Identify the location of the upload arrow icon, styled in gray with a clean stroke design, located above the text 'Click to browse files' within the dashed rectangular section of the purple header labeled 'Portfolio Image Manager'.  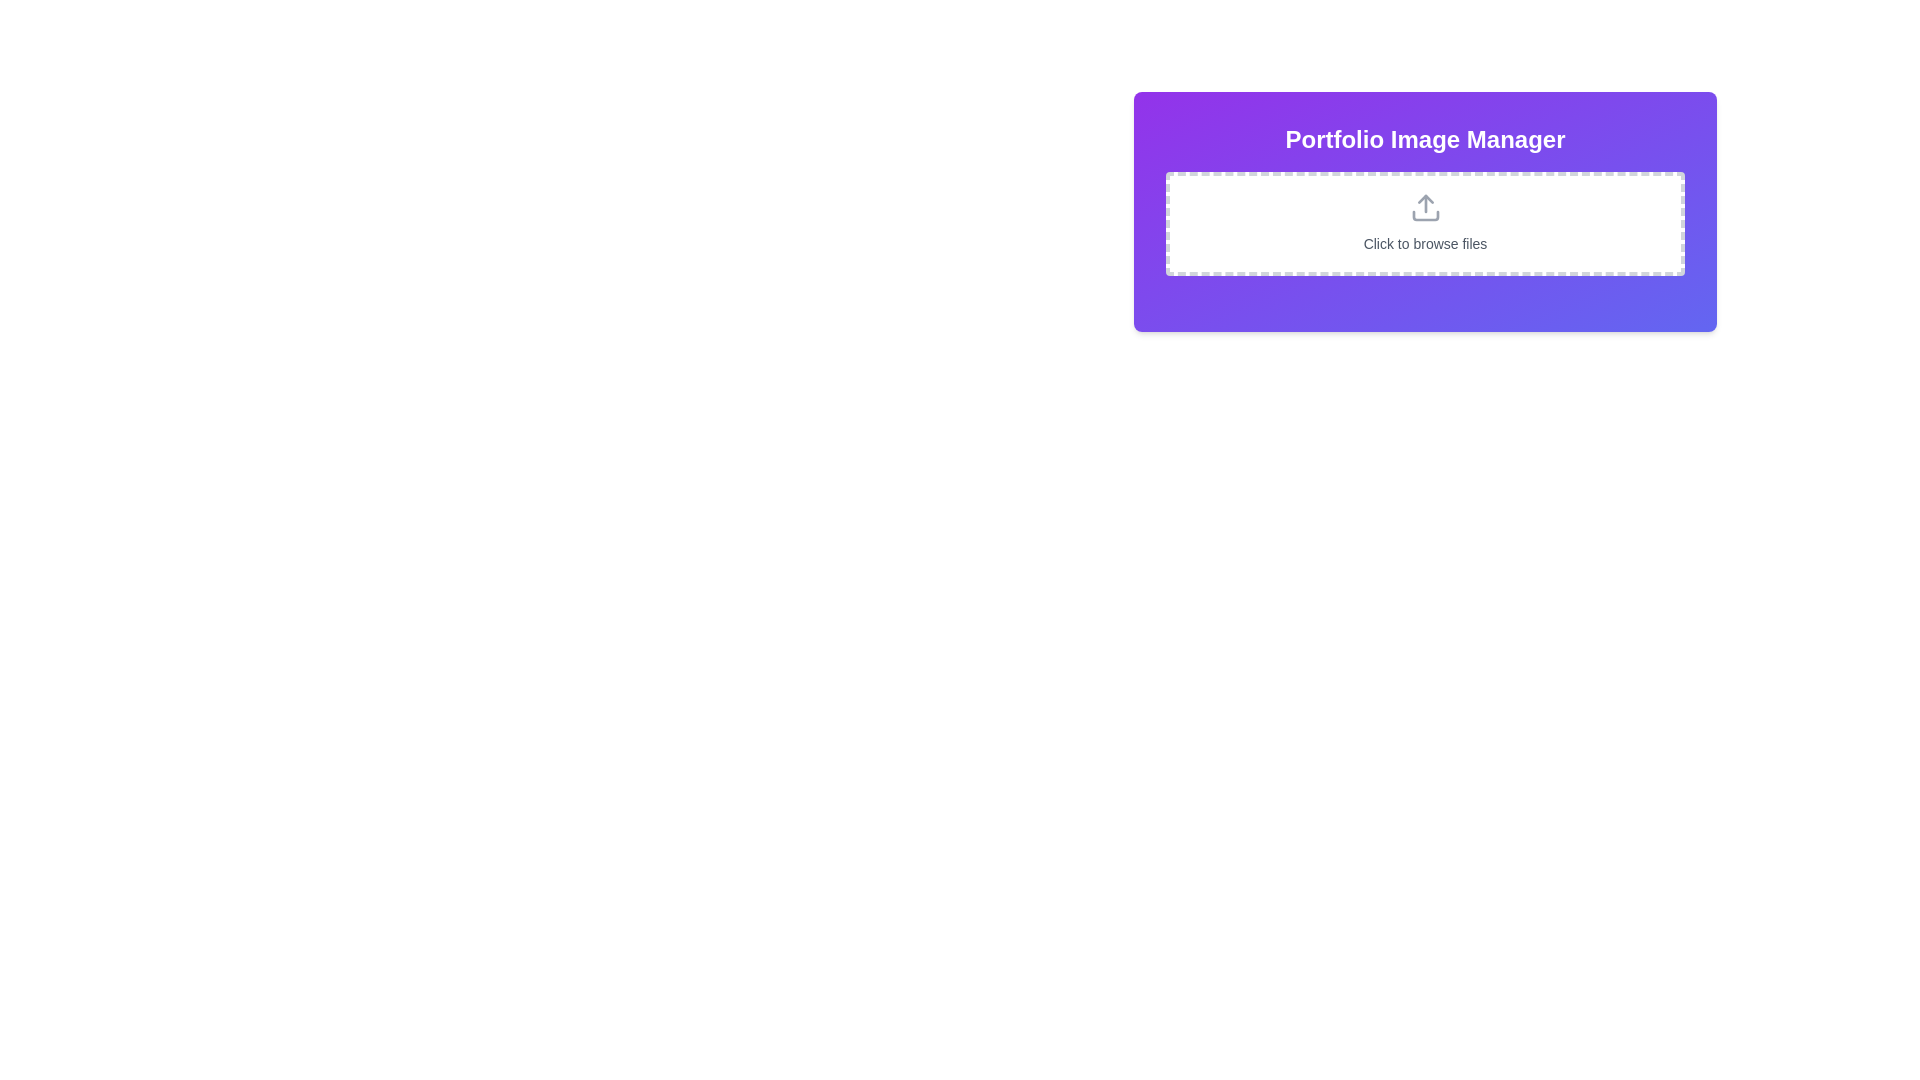
(1424, 208).